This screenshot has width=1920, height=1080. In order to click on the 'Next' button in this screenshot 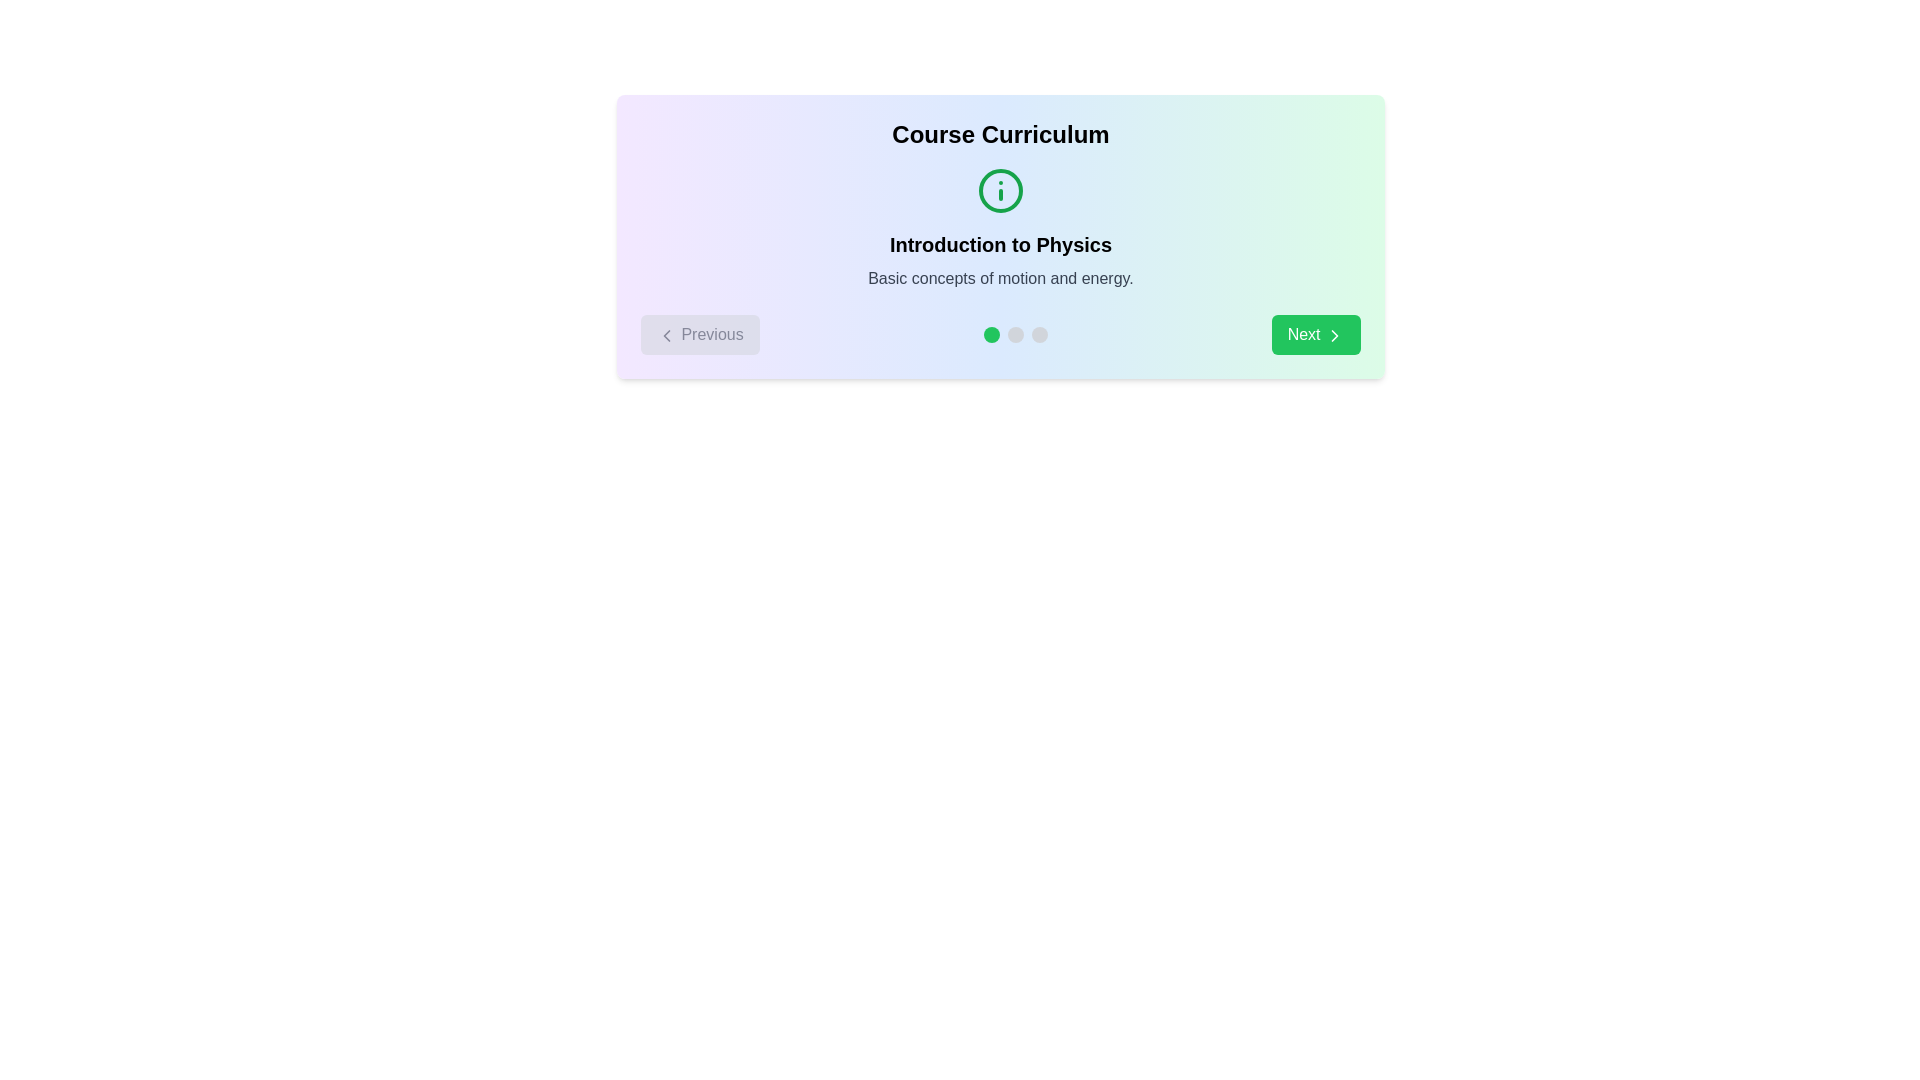, I will do `click(1316, 334)`.